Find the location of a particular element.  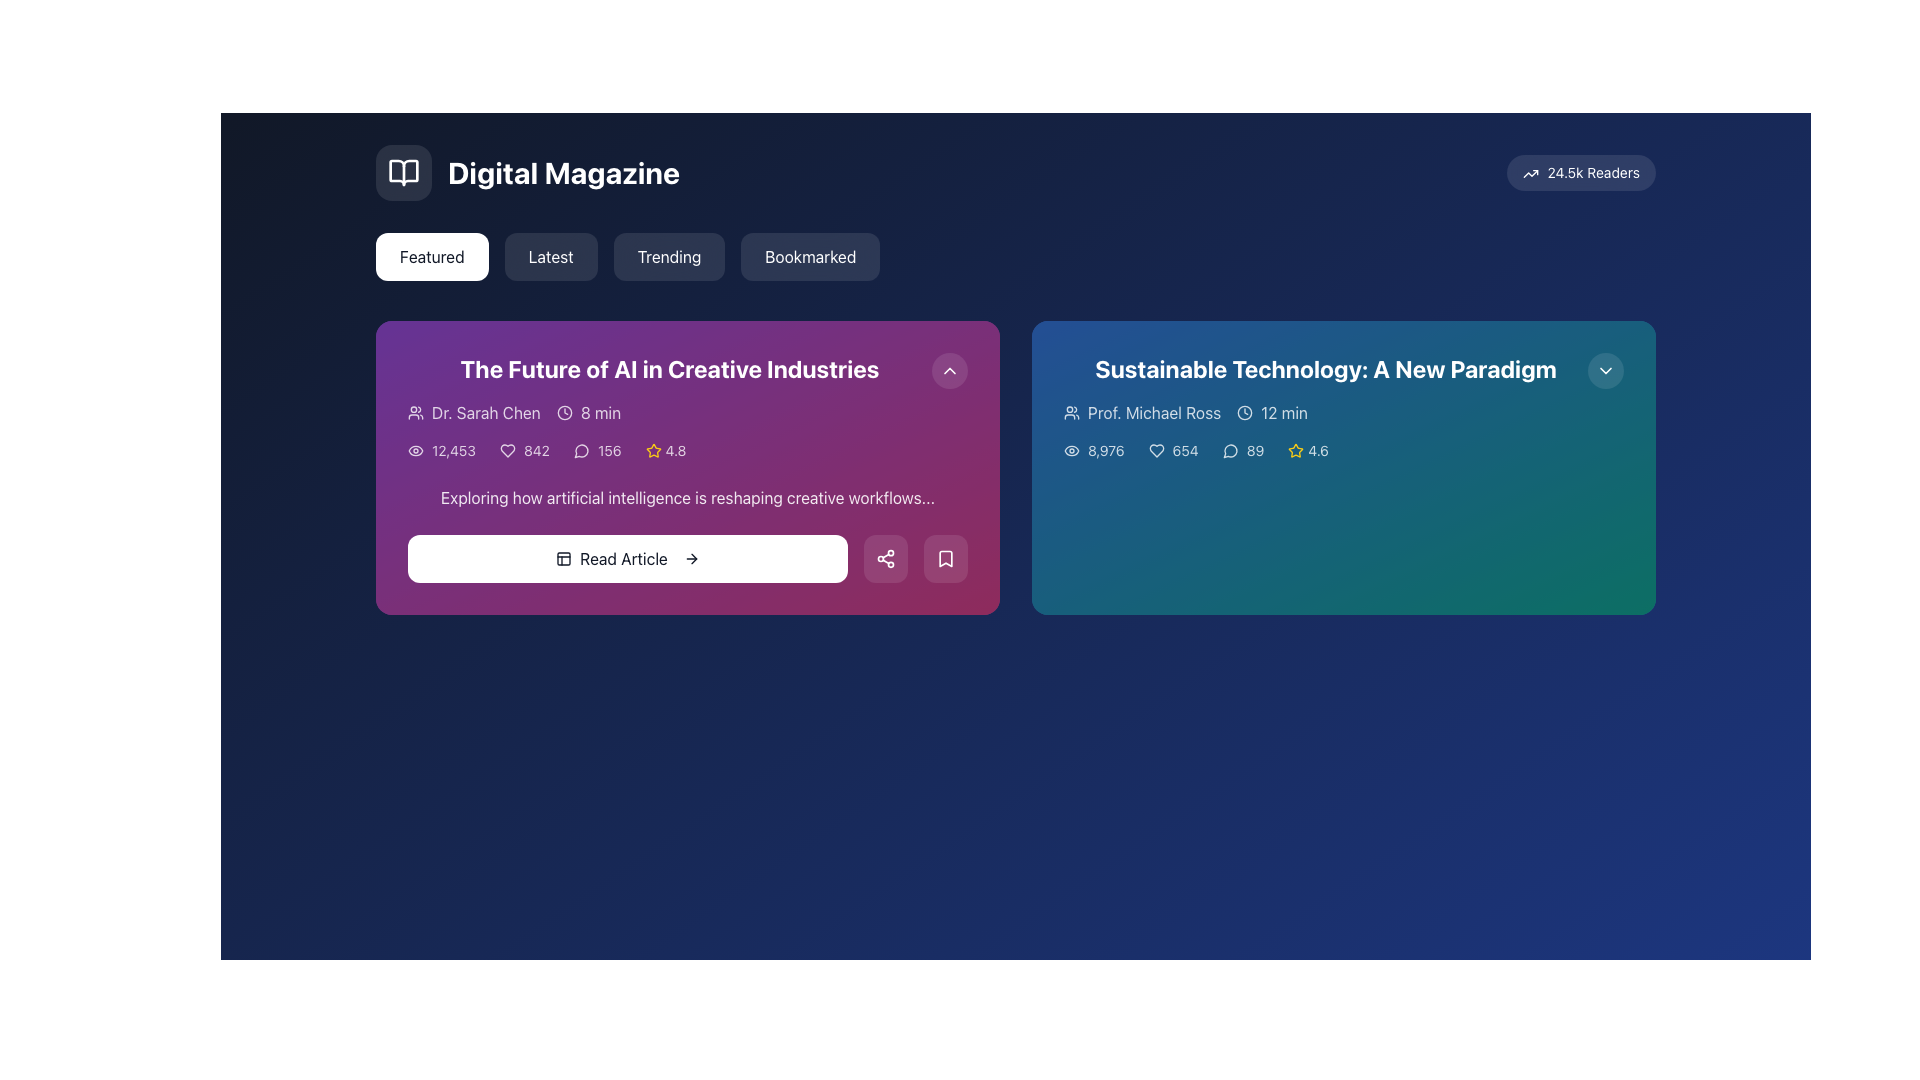

the heart-shaped icon with a purple-to-pink gradient, which serves as a visual indicator for the 'like' or 'favorite' feature, located in the statistics section of the card titled 'The Future of AI in Creative Industries' is located at coordinates (508, 451).